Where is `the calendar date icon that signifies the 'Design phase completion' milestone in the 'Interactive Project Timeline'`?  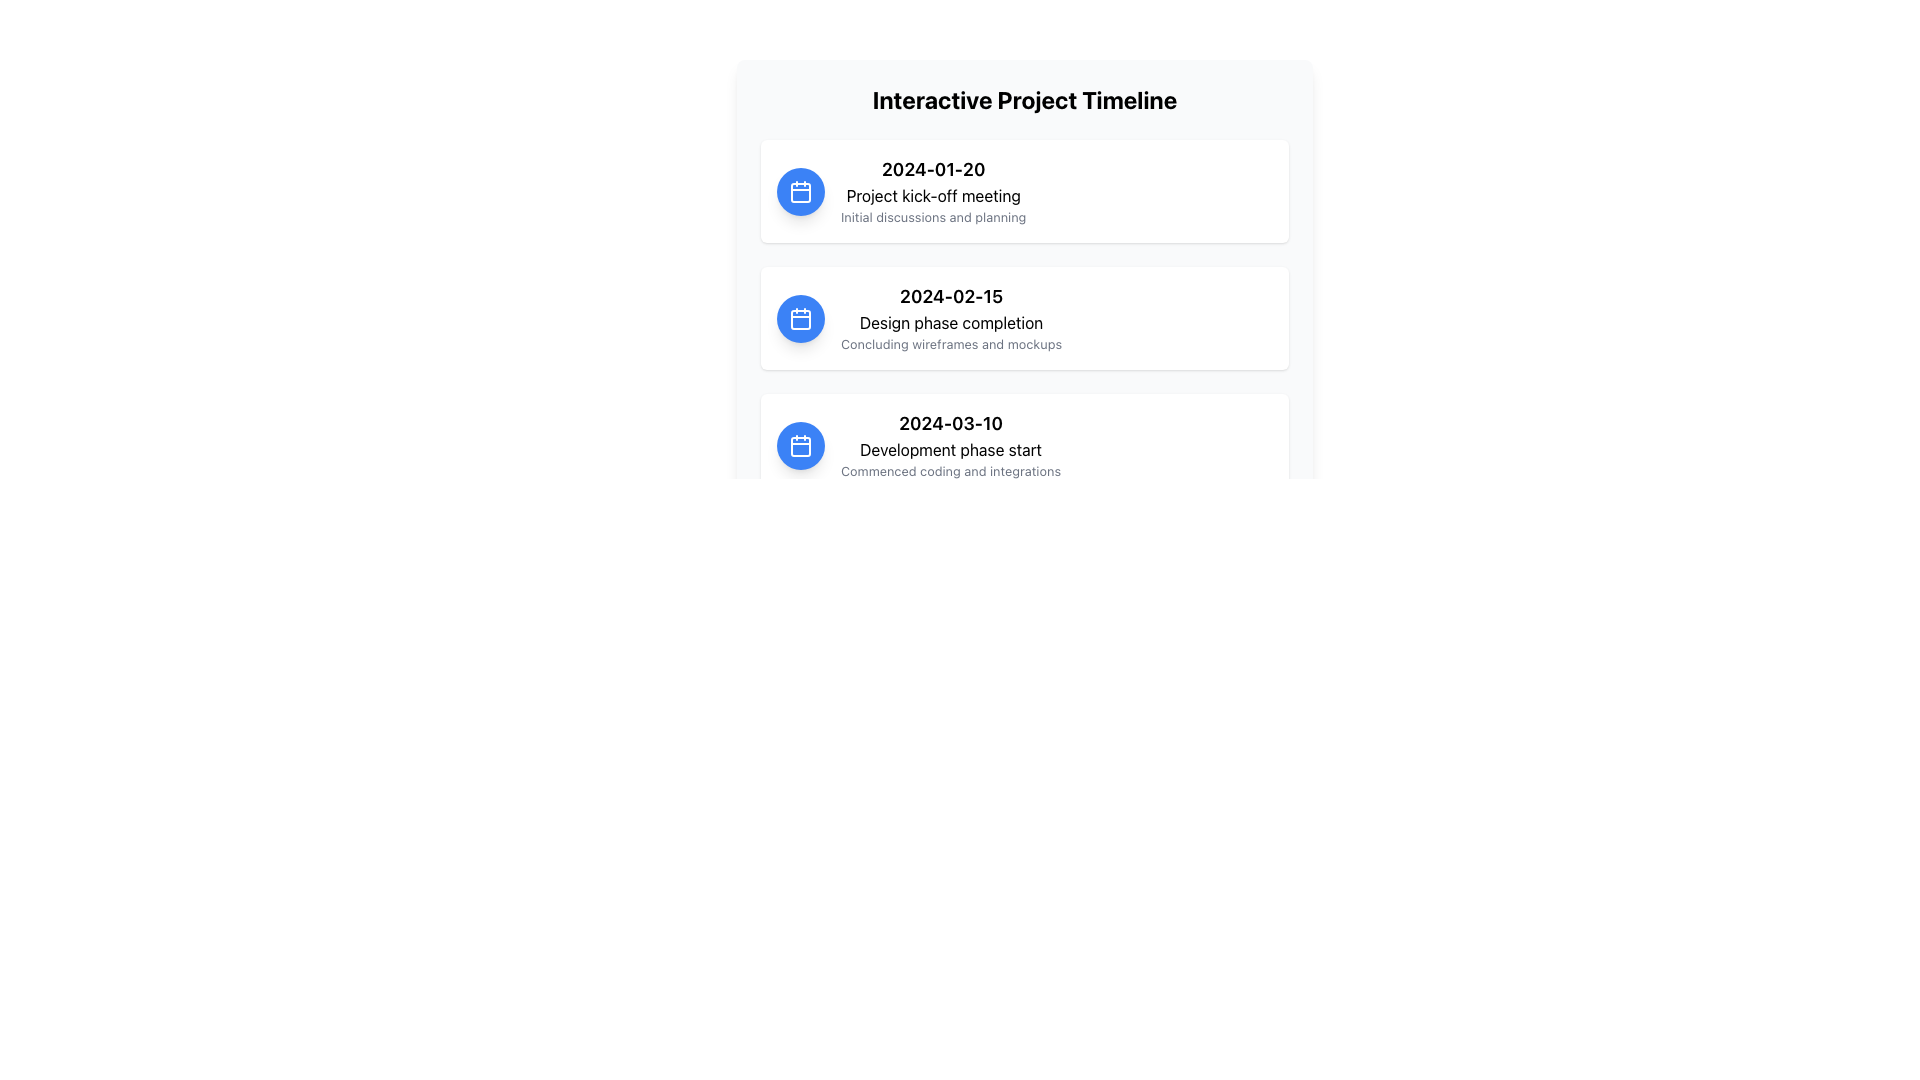 the calendar date icon that signifies the 'Design phase completion' milestone in the 'Interactive Project Timeline' is located at coordinates (801, 316).